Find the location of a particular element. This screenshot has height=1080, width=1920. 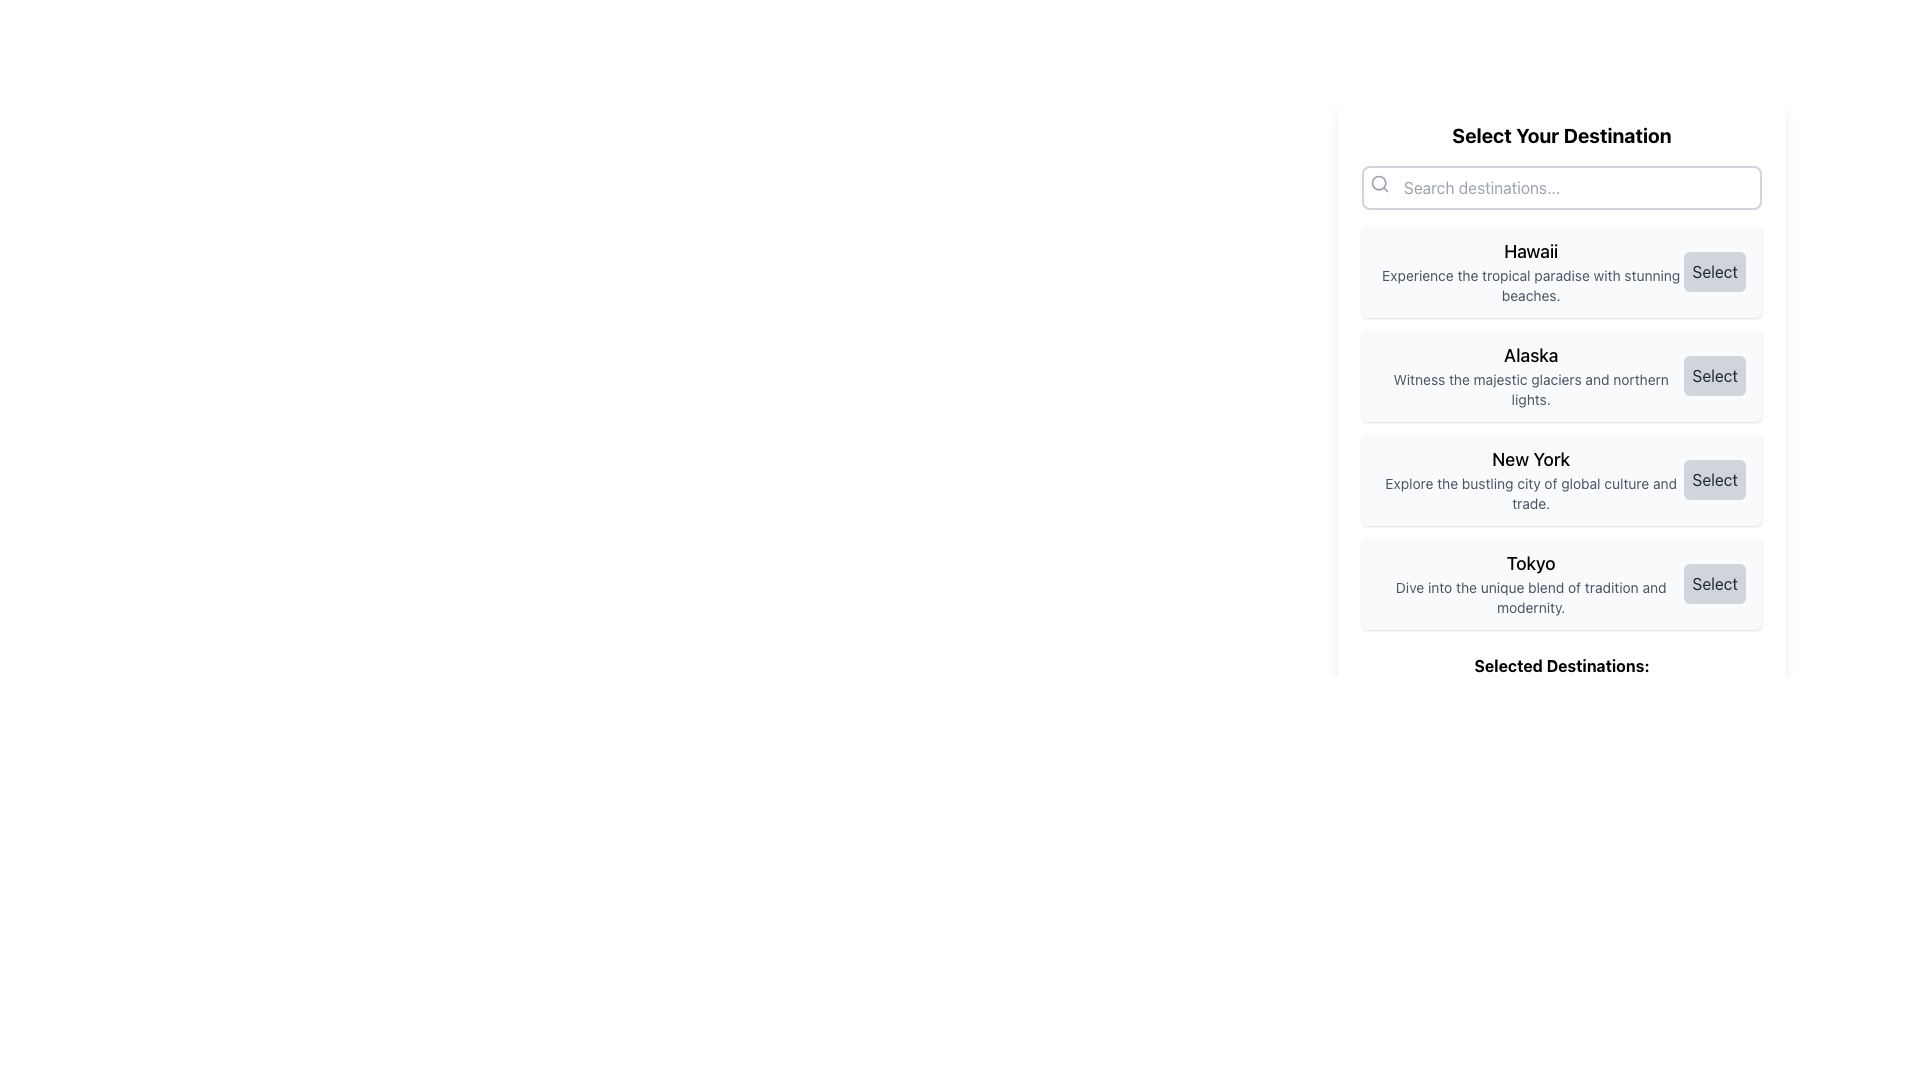

the text label displaying 'Hawaii' which is the topmost entry in the list of destination options, located below the search bar is located at coordinates (1530, 272).